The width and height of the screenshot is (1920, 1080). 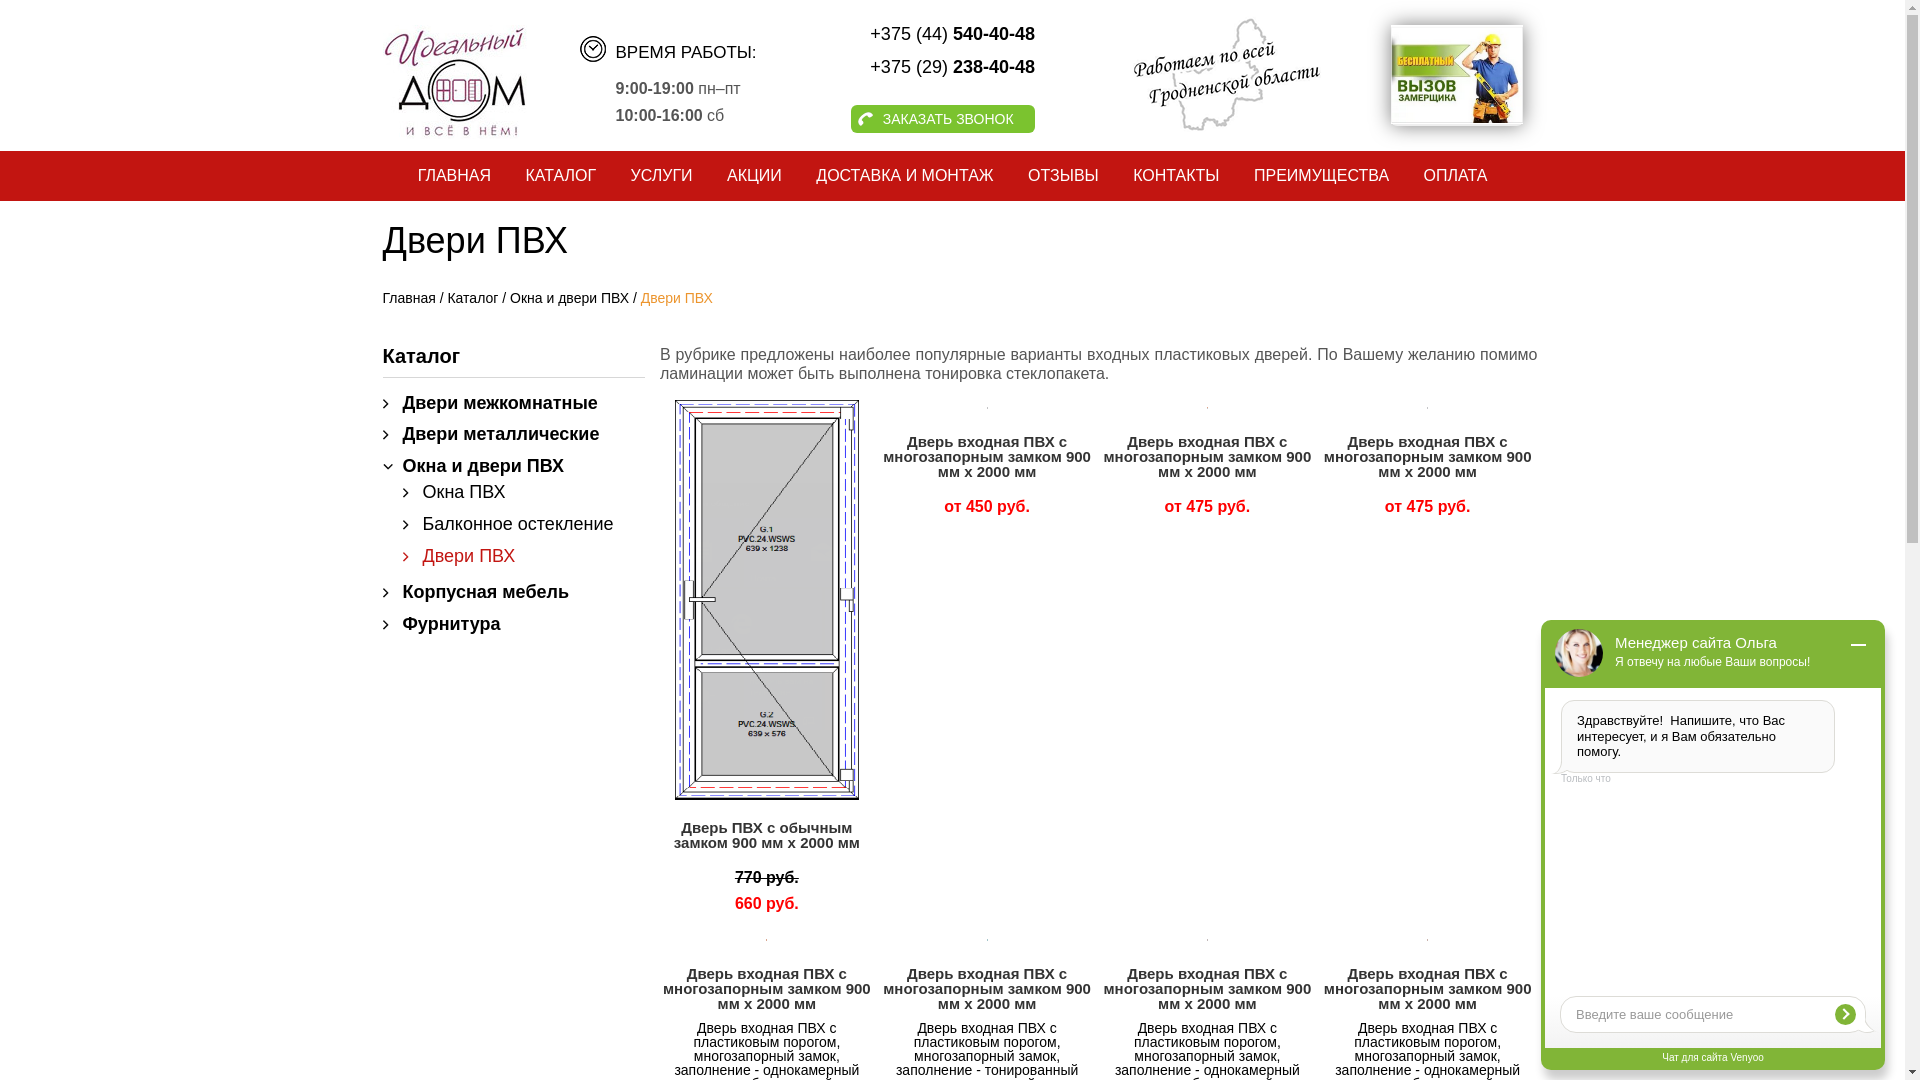 I want to click on '+375 (29) 238-40-48', so click(x=902, y=65).